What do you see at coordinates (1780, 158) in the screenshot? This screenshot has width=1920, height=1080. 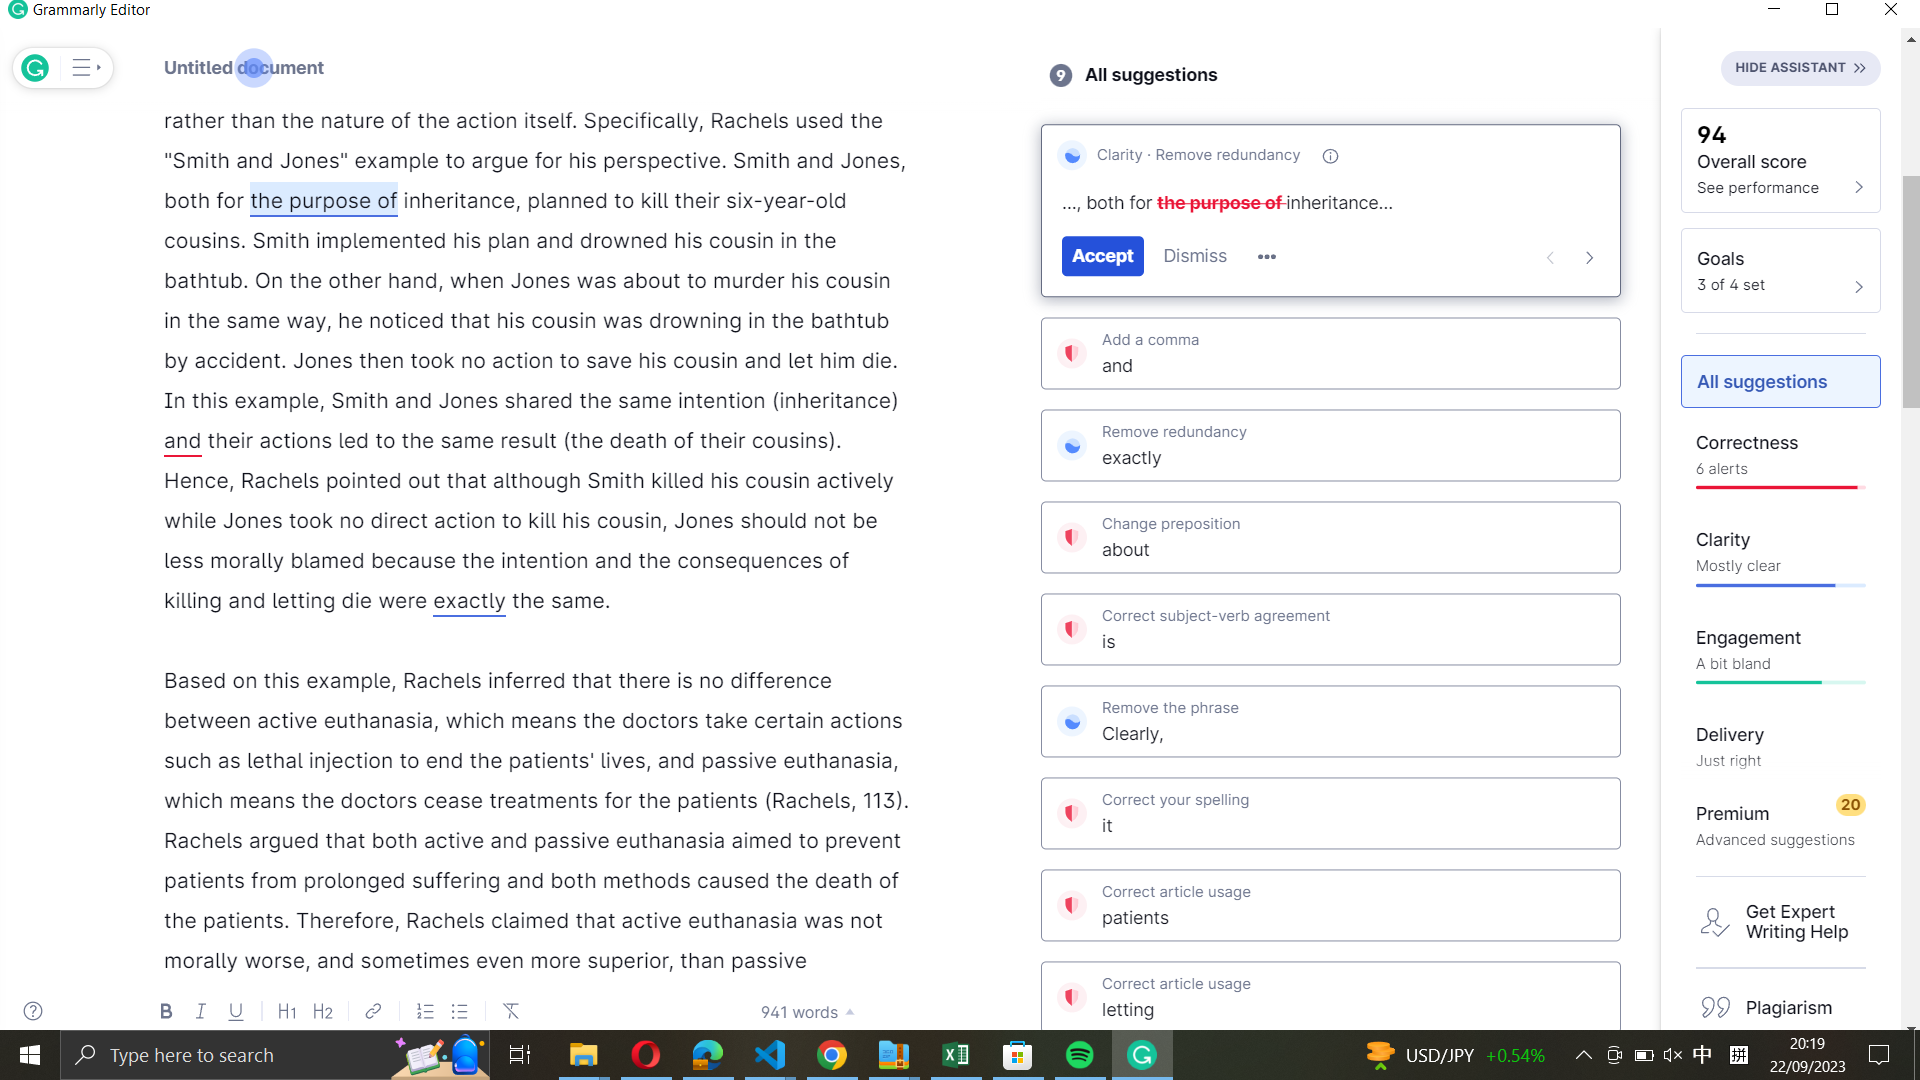 I see `See the overall score` at bounding box center [1780, 158].